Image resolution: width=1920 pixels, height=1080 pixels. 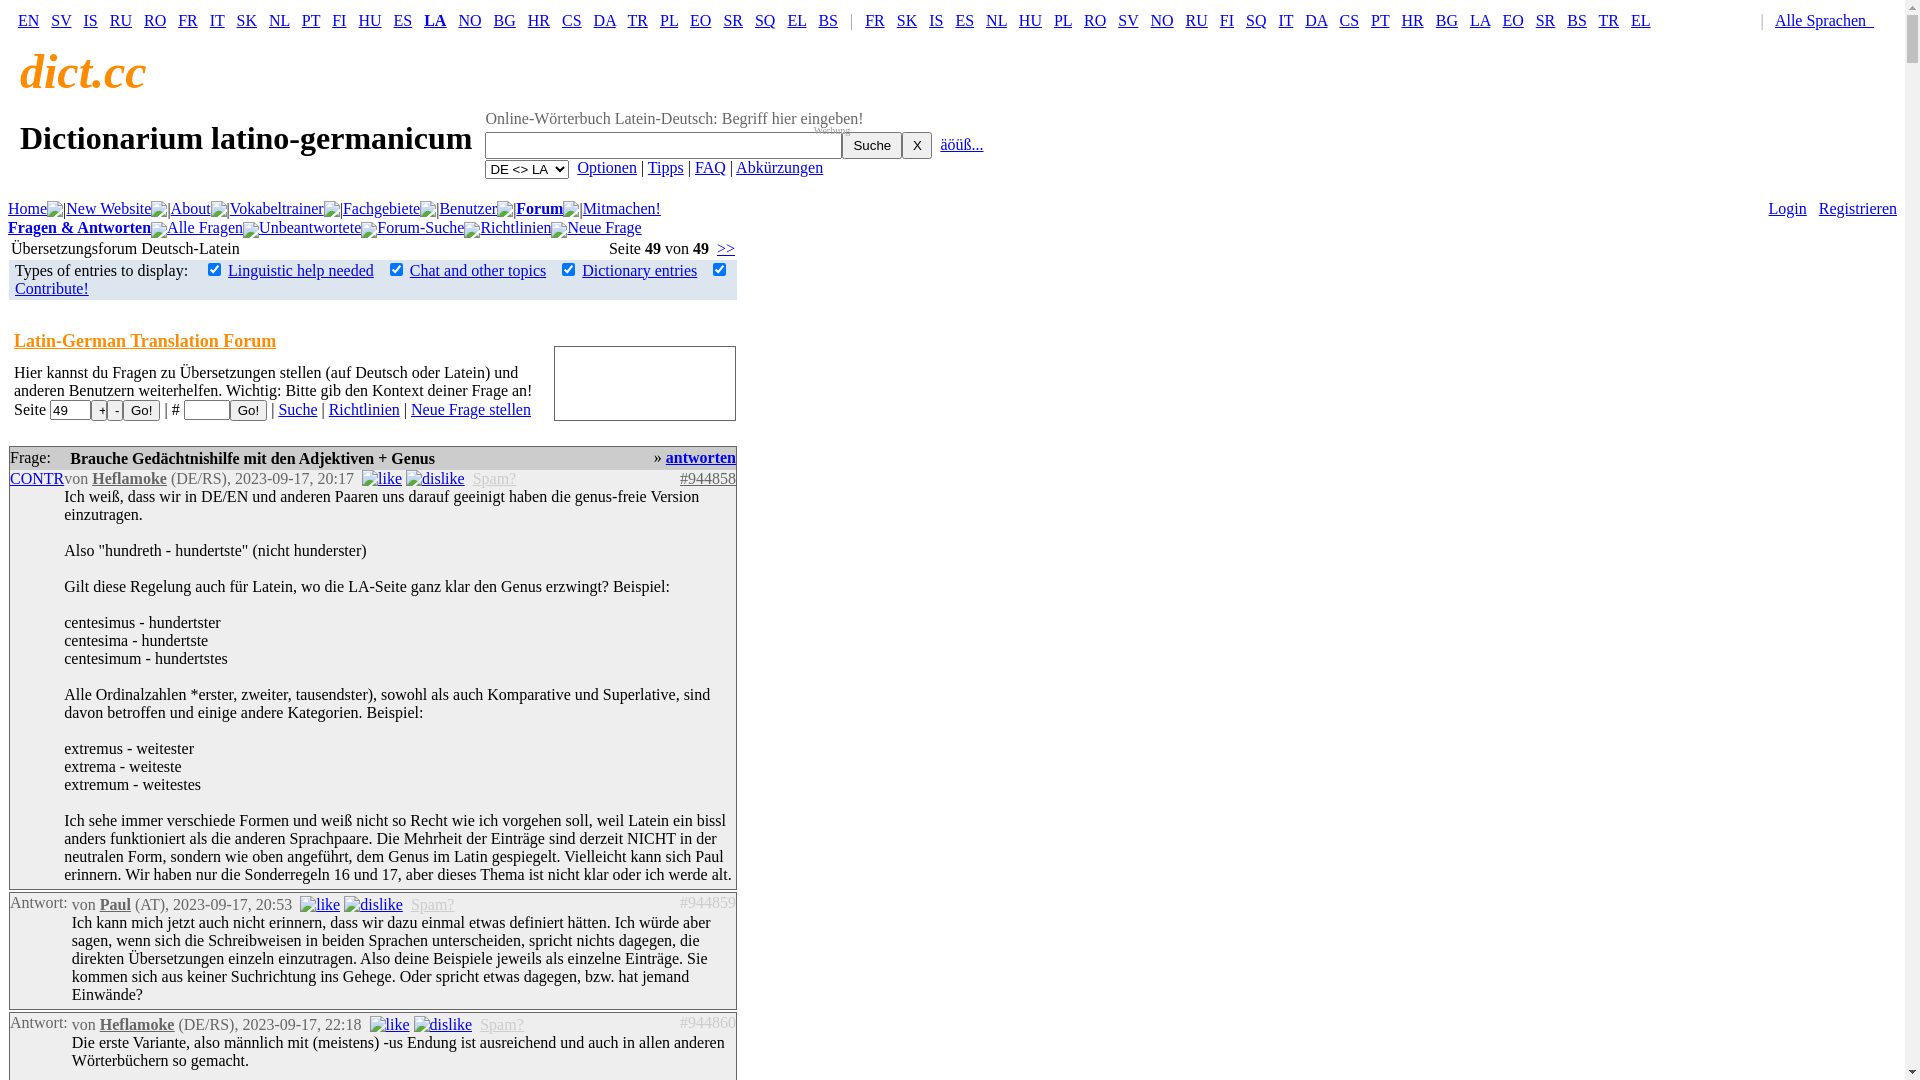 I want to click on 'FAQ', so click(x=710, y=166).